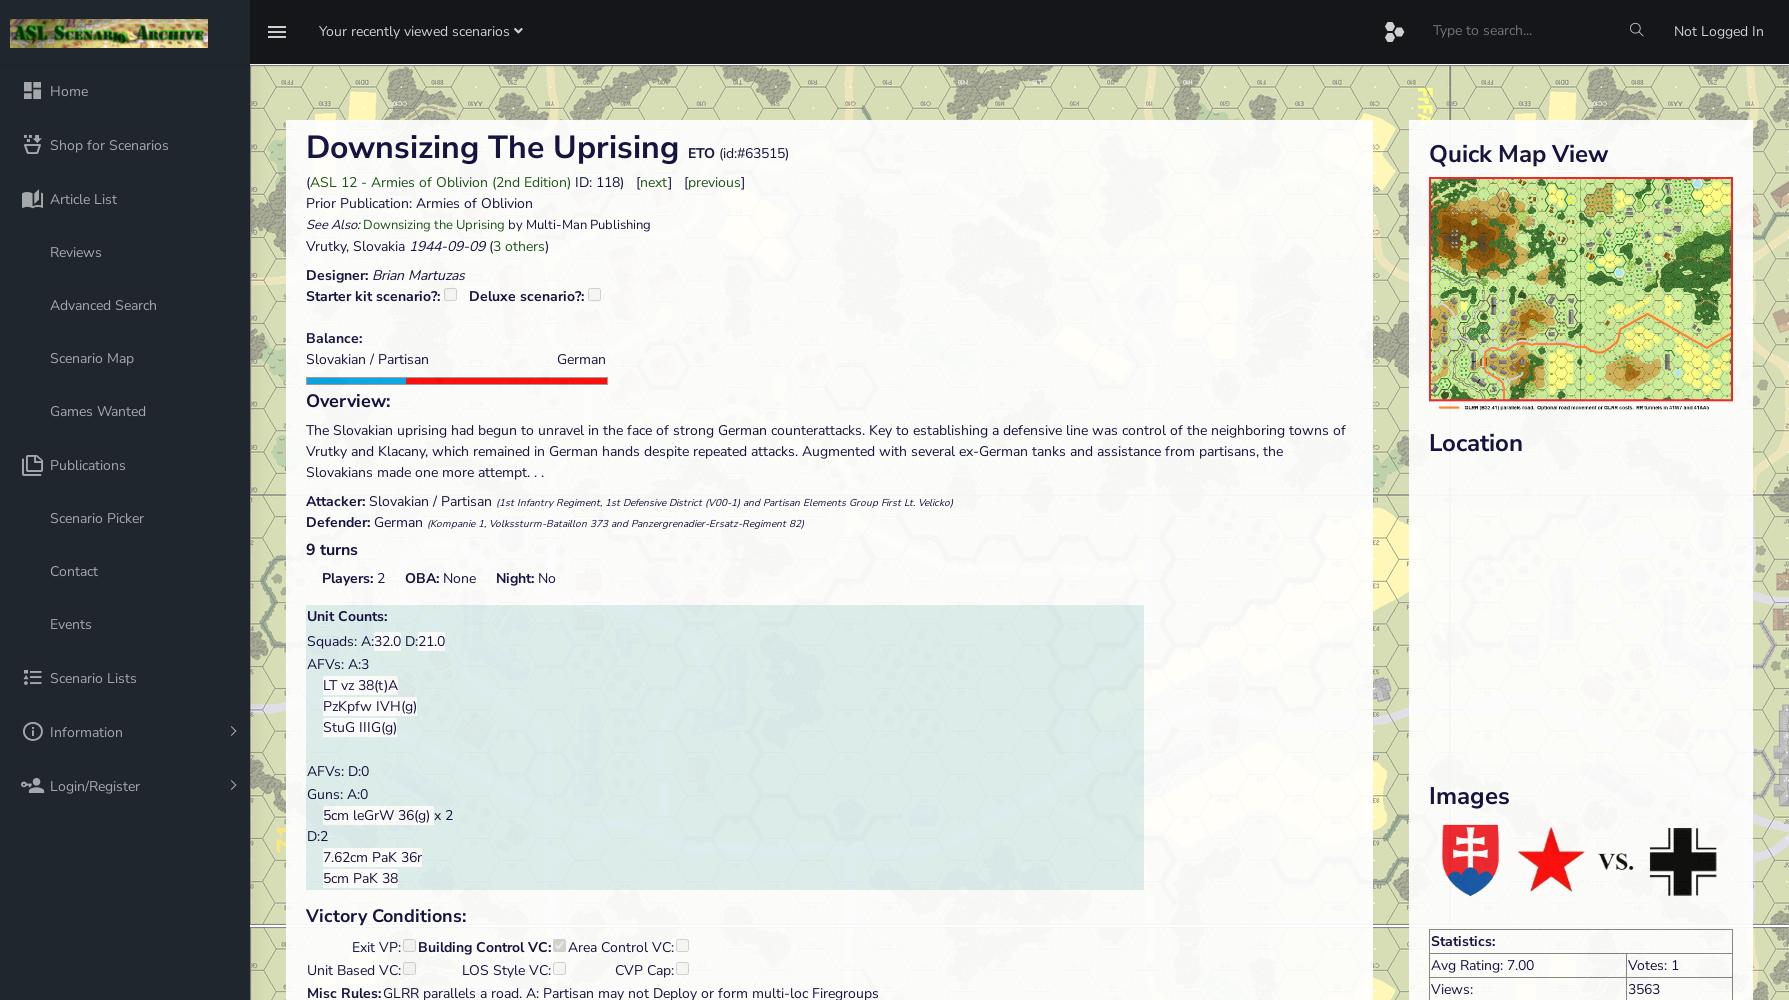 This screenshot has width=1789, height=1000. What do you see at coordinates (336, 501) in the screenshot?
I see `'Attacker:'` at bounding box center [336, 501].